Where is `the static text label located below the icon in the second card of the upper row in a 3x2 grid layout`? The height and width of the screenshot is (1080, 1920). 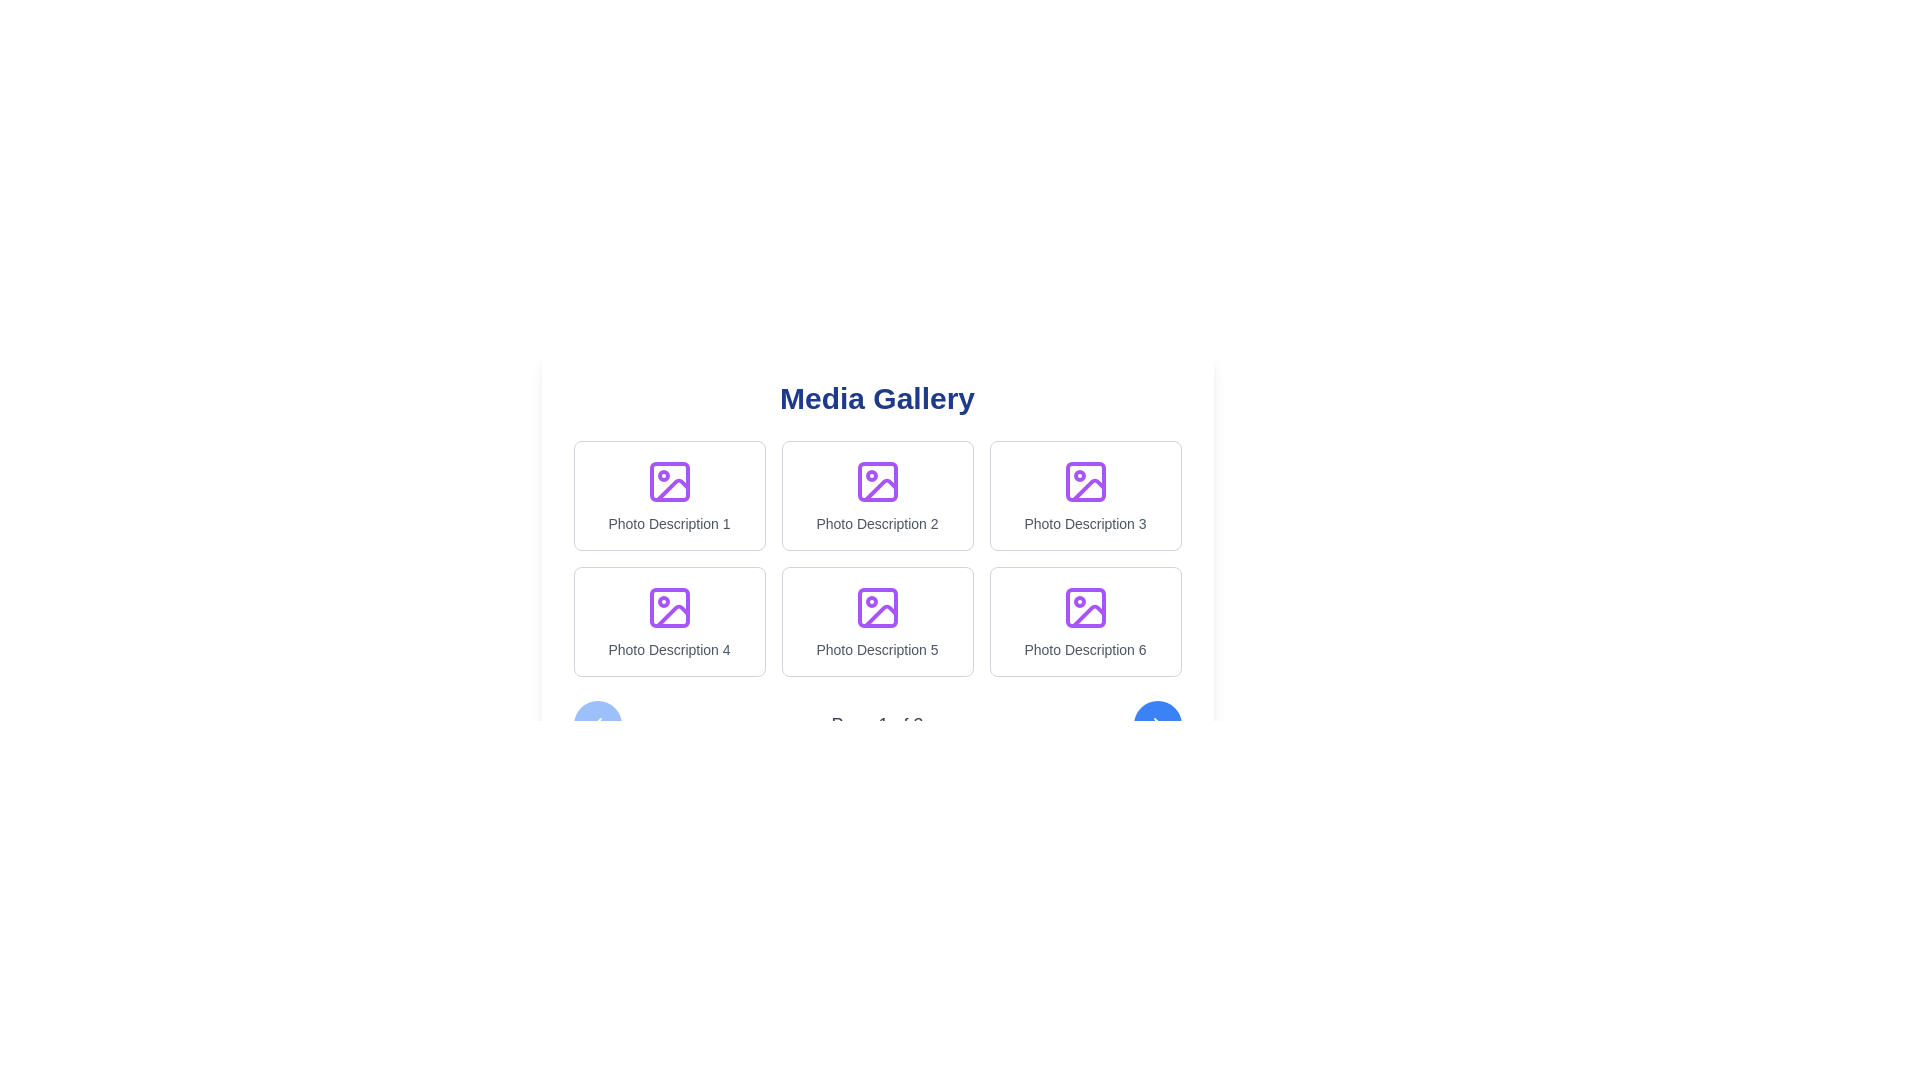 the static text label located below the icon in the second card of the upper row in a 3x2 grid layout is located at coordinates (877, 523).